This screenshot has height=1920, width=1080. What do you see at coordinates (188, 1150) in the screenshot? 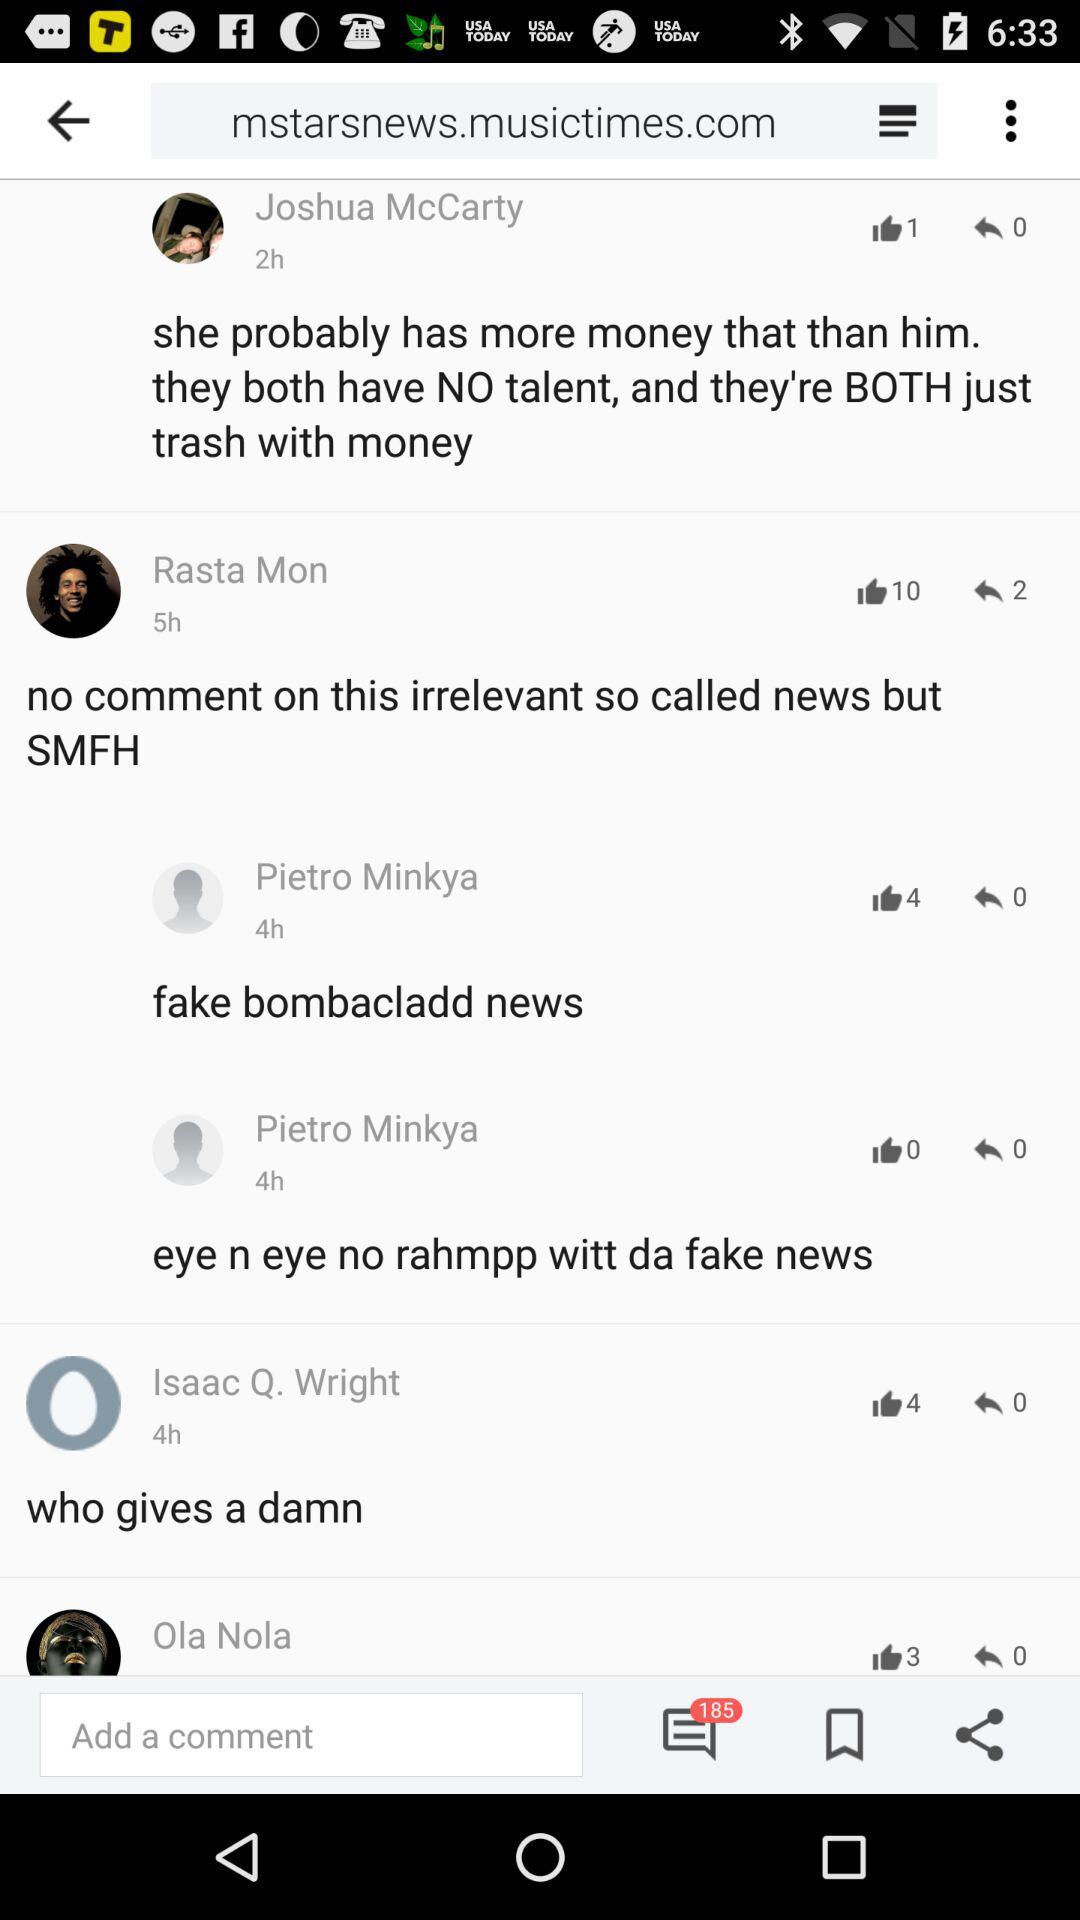
I see `profile image under the text fake bombacladd news` at bounding box center [188, 1150].